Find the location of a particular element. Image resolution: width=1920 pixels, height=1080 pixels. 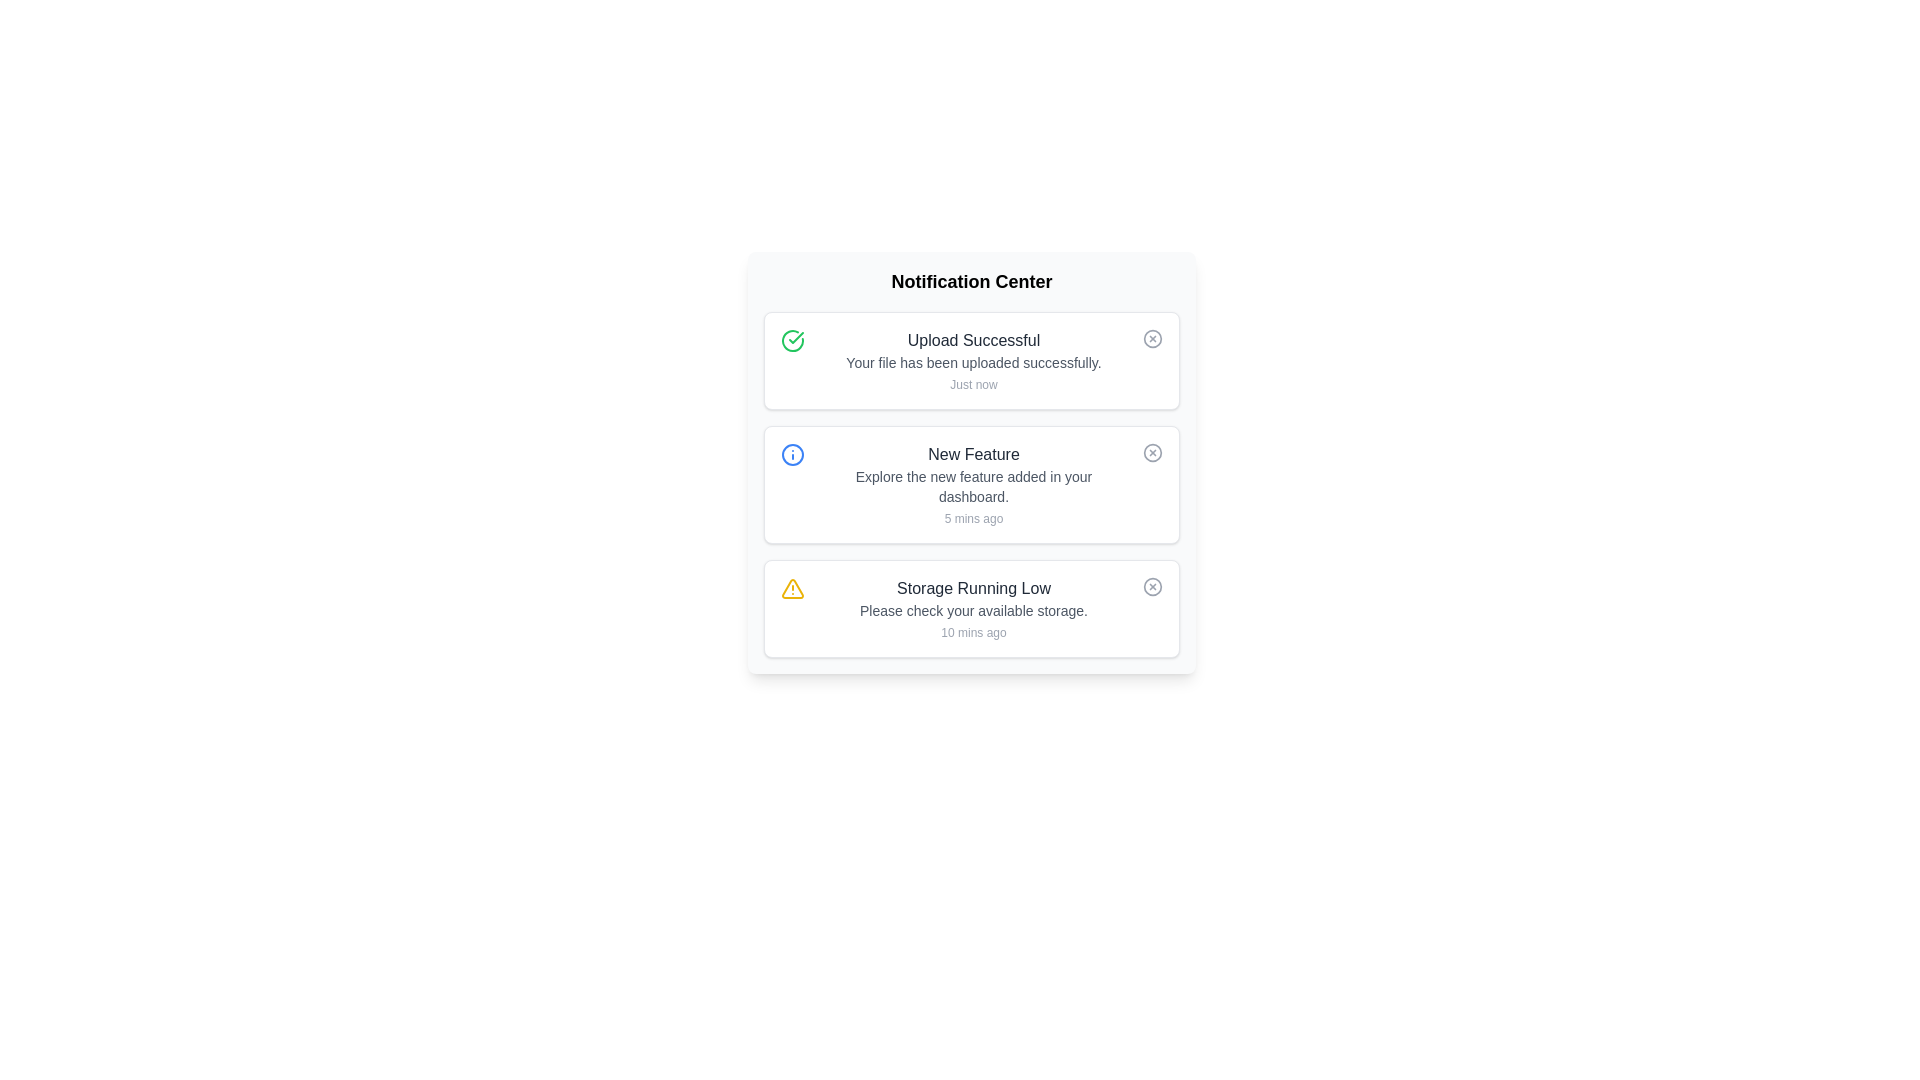

the circular button with an 'X' symbol in the center, located to the far right of the notification about the 'New Feature' is located at coordinates (1152, 452).